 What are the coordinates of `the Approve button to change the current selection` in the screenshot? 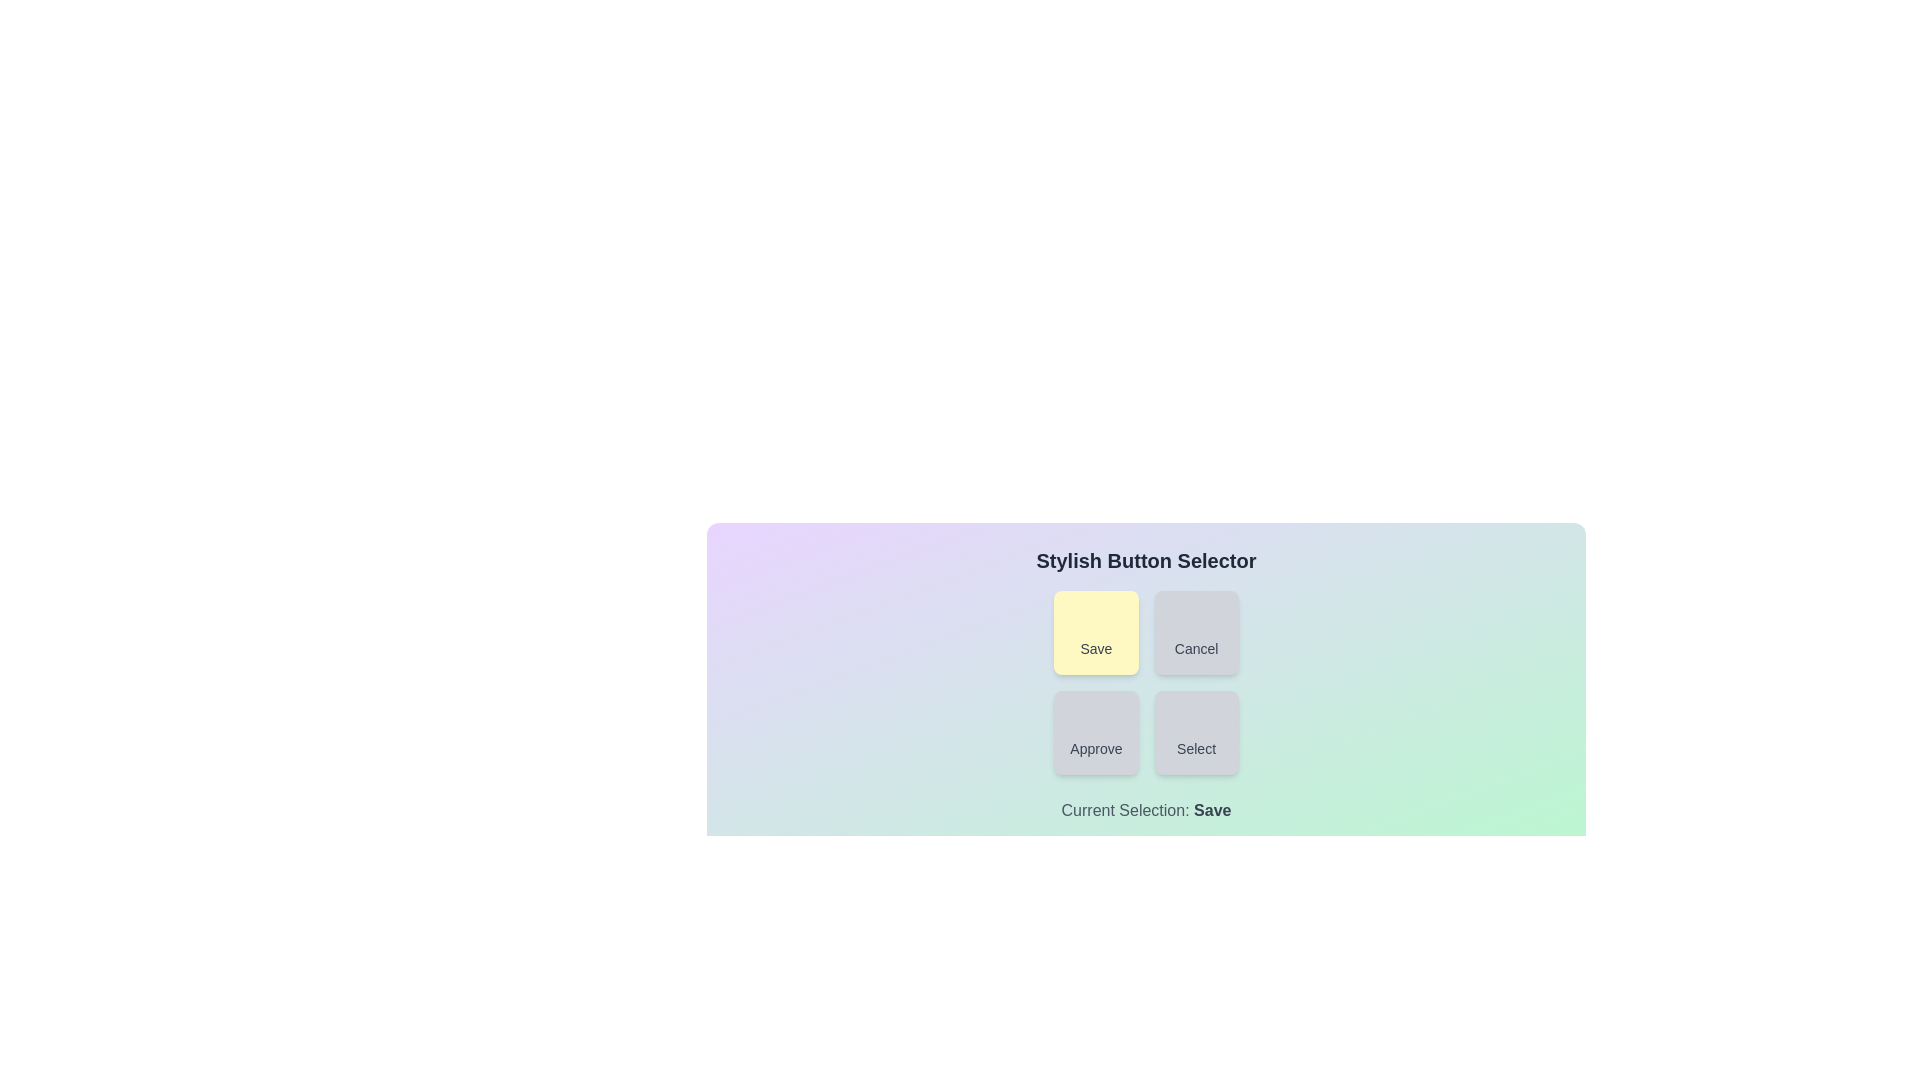 It's located at (1095, 732).